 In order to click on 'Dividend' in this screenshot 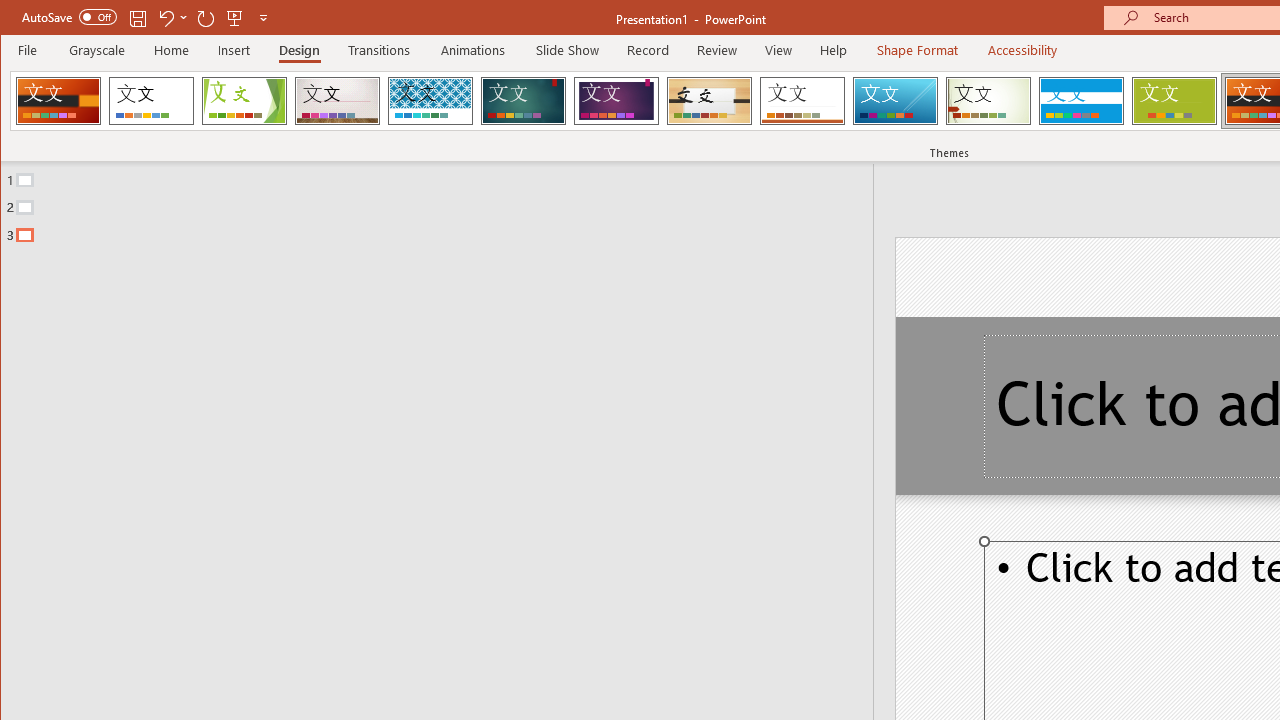, I will do `click(58, 100)`.